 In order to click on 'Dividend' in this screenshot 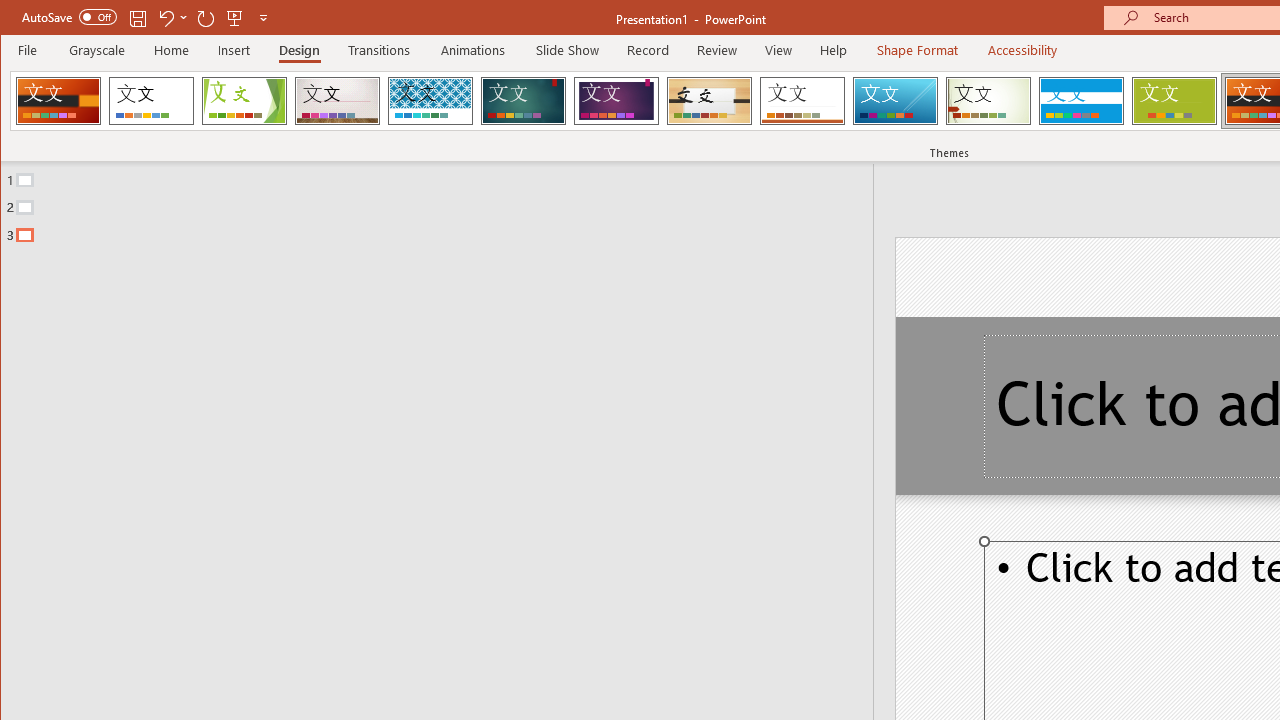, I will do `click(58, 100)`.